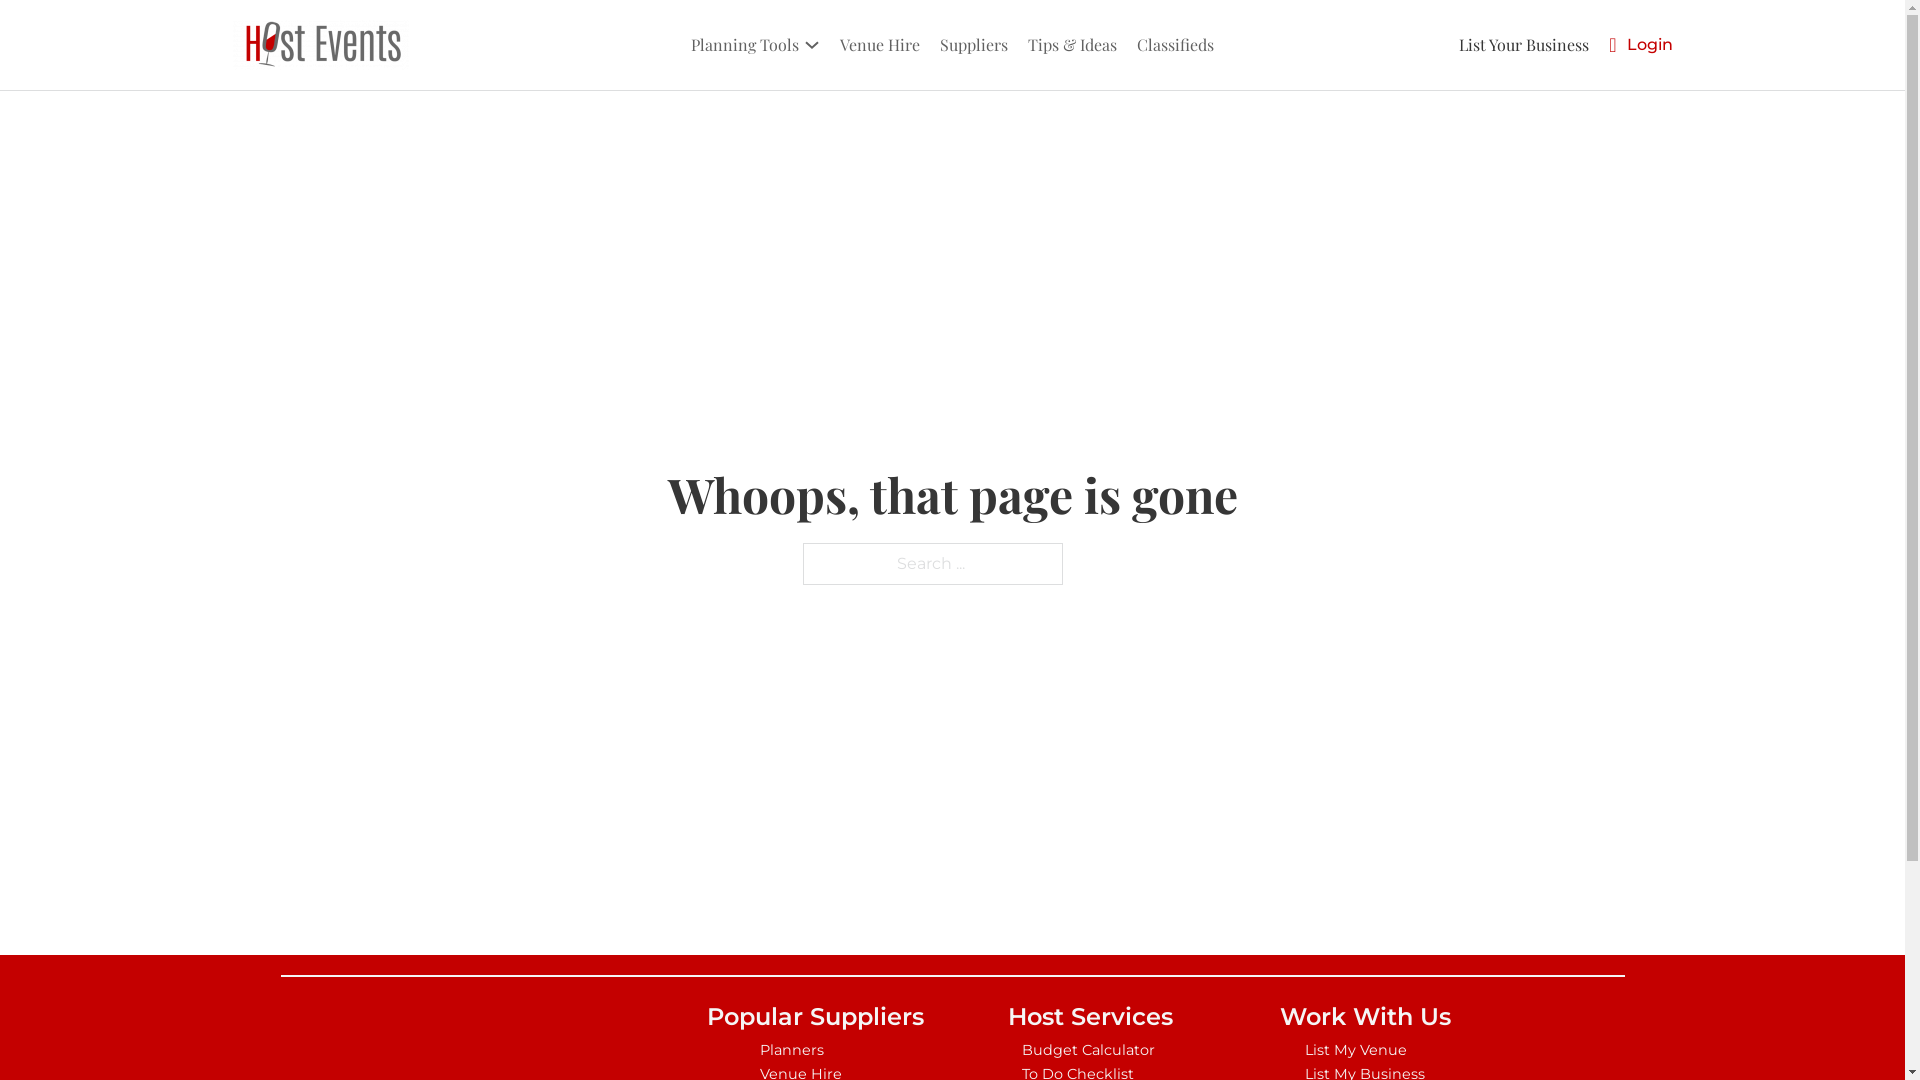 Image resolution: width=1920 pixels, height=1080 pixels. I want to click on 'Login', so click(1649, 44).